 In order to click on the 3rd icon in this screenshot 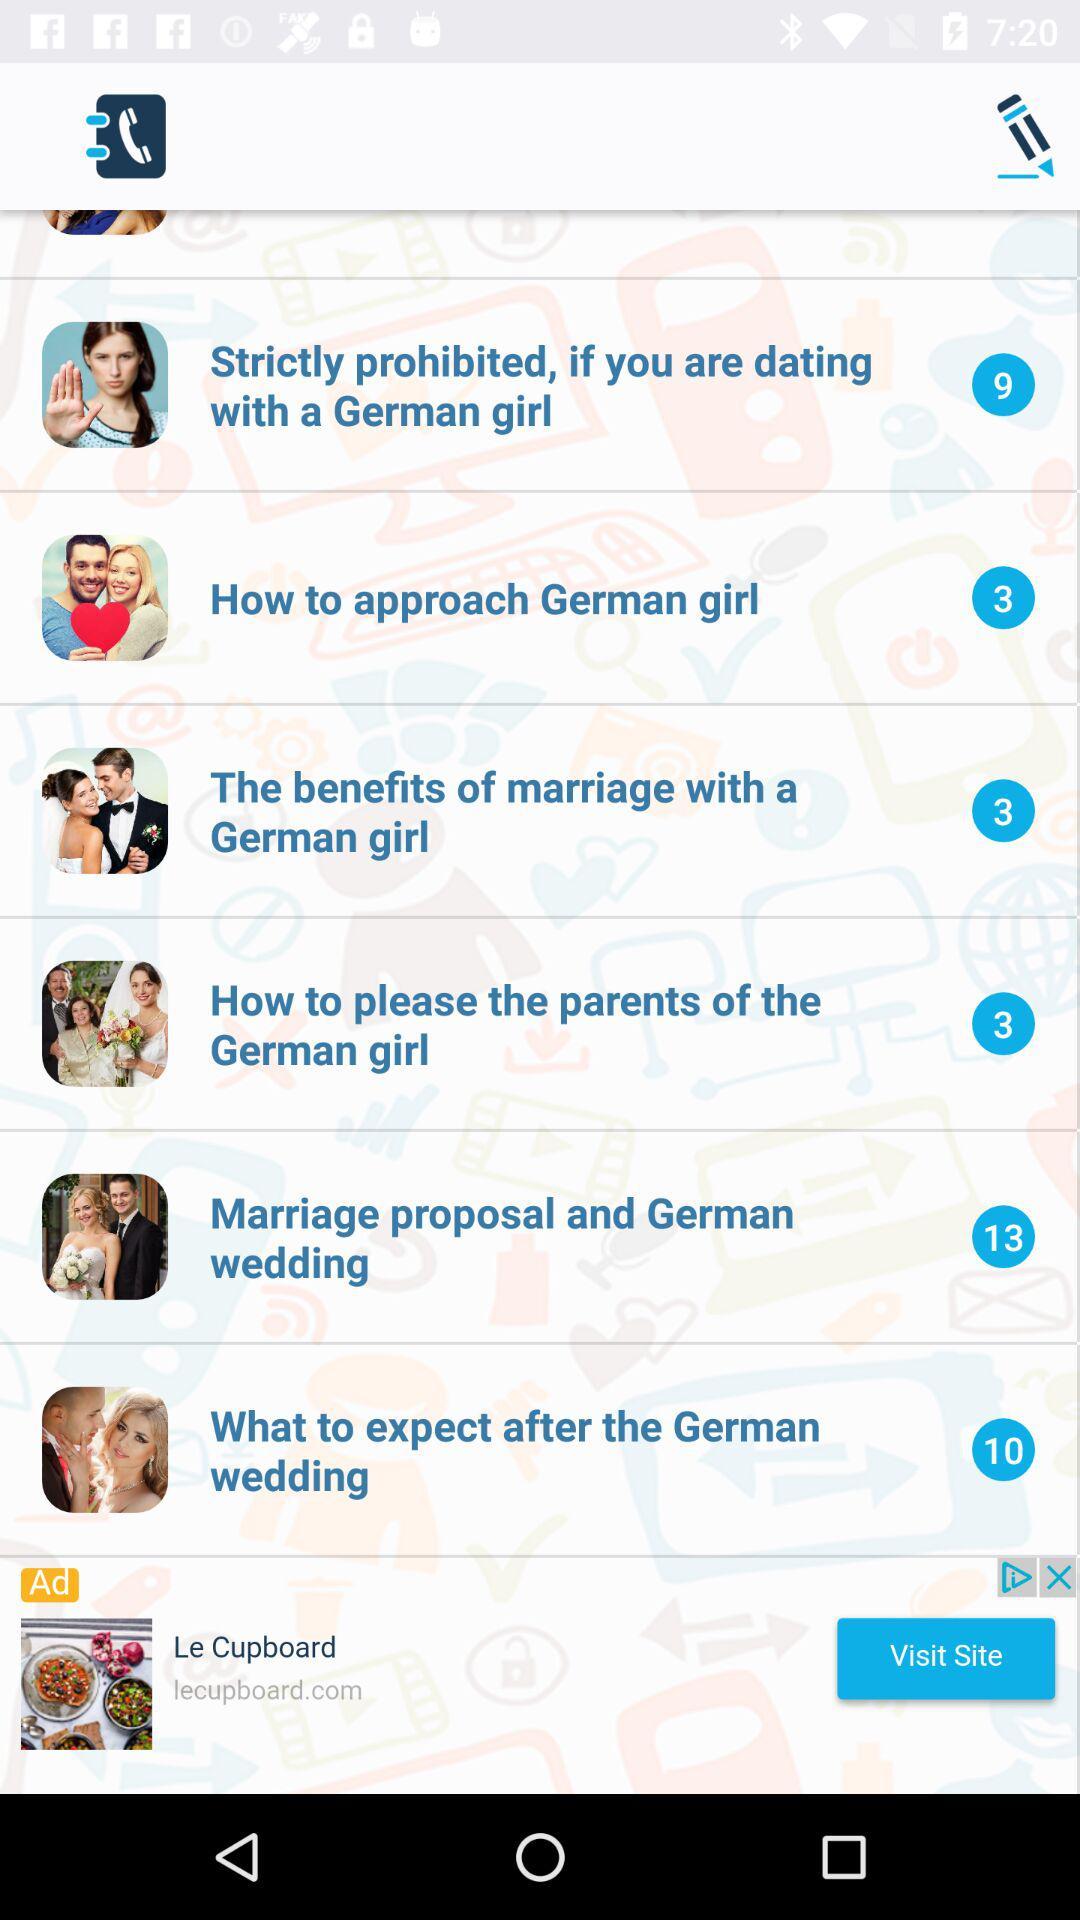, I will do `click(104, 597)`.